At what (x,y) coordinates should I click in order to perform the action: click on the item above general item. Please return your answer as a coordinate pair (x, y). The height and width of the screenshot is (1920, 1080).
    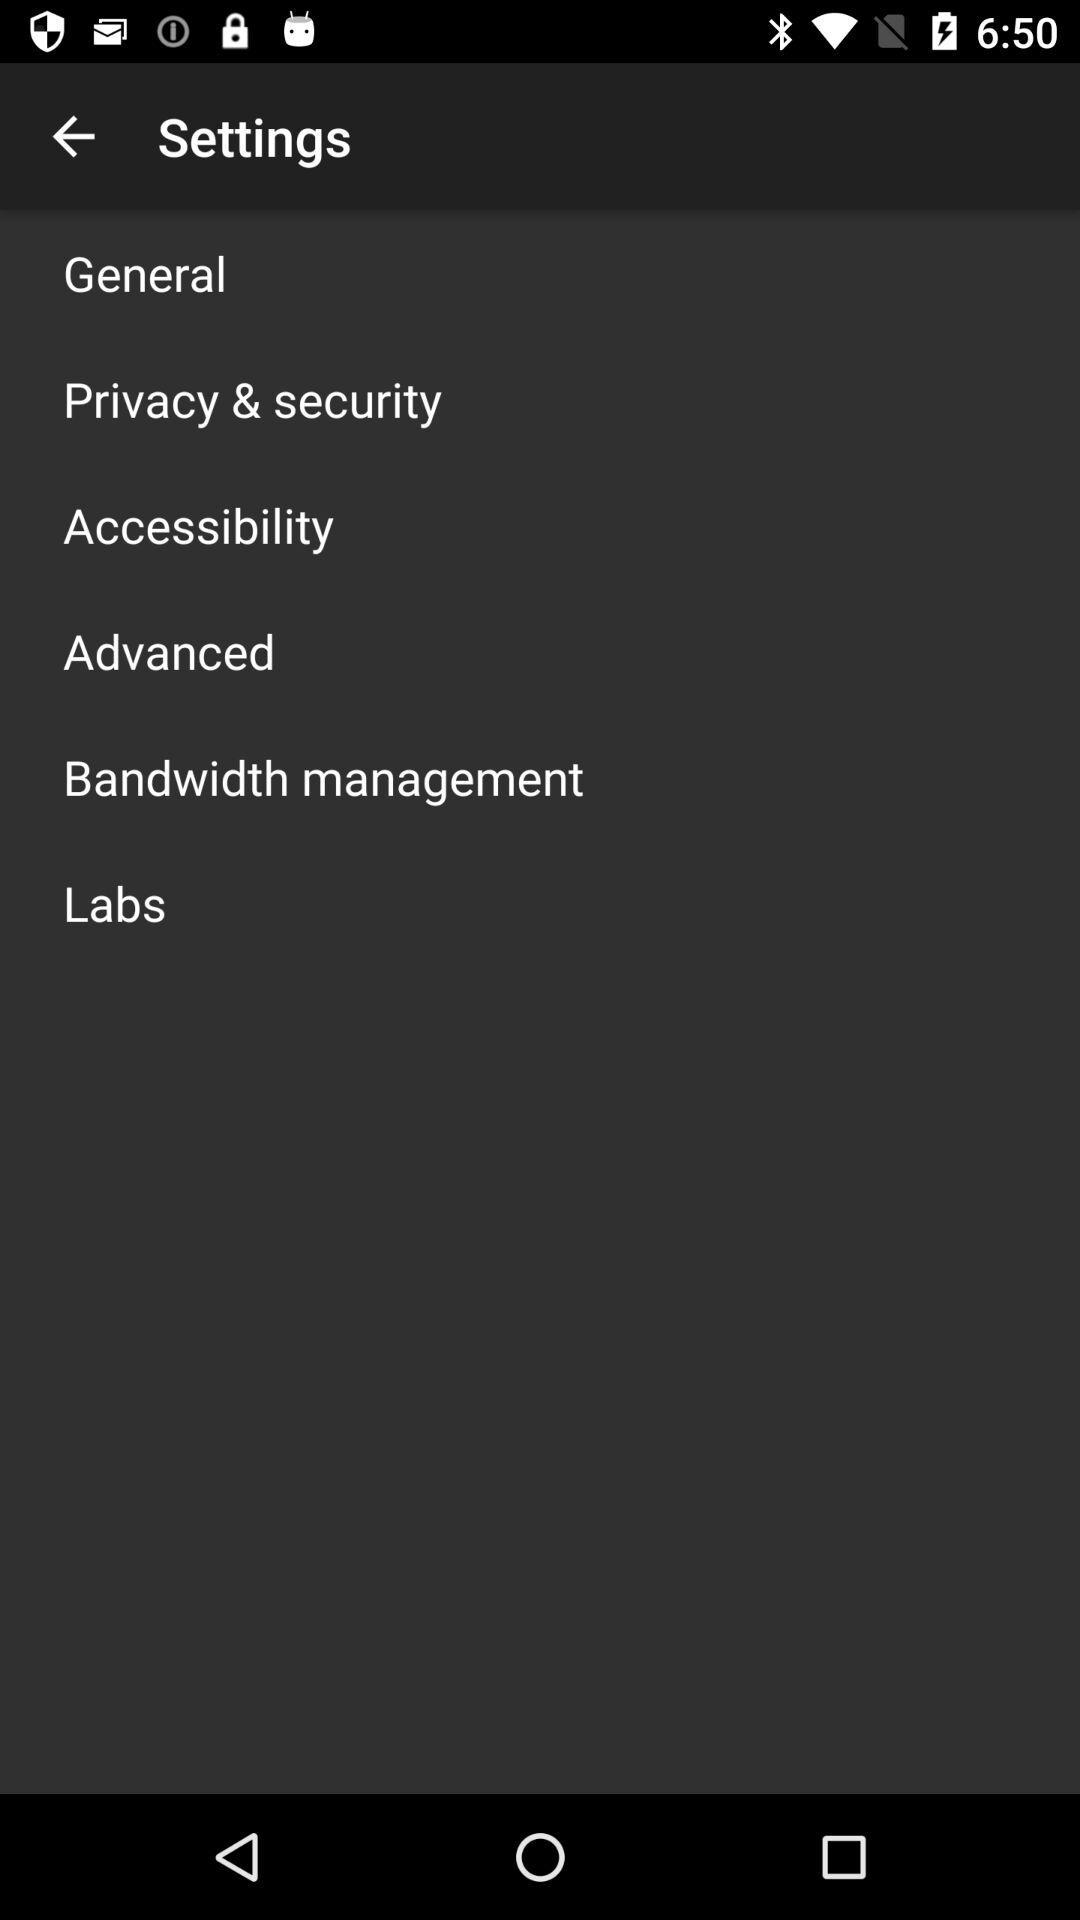
    Looking at the image, I should click on (72, 135).